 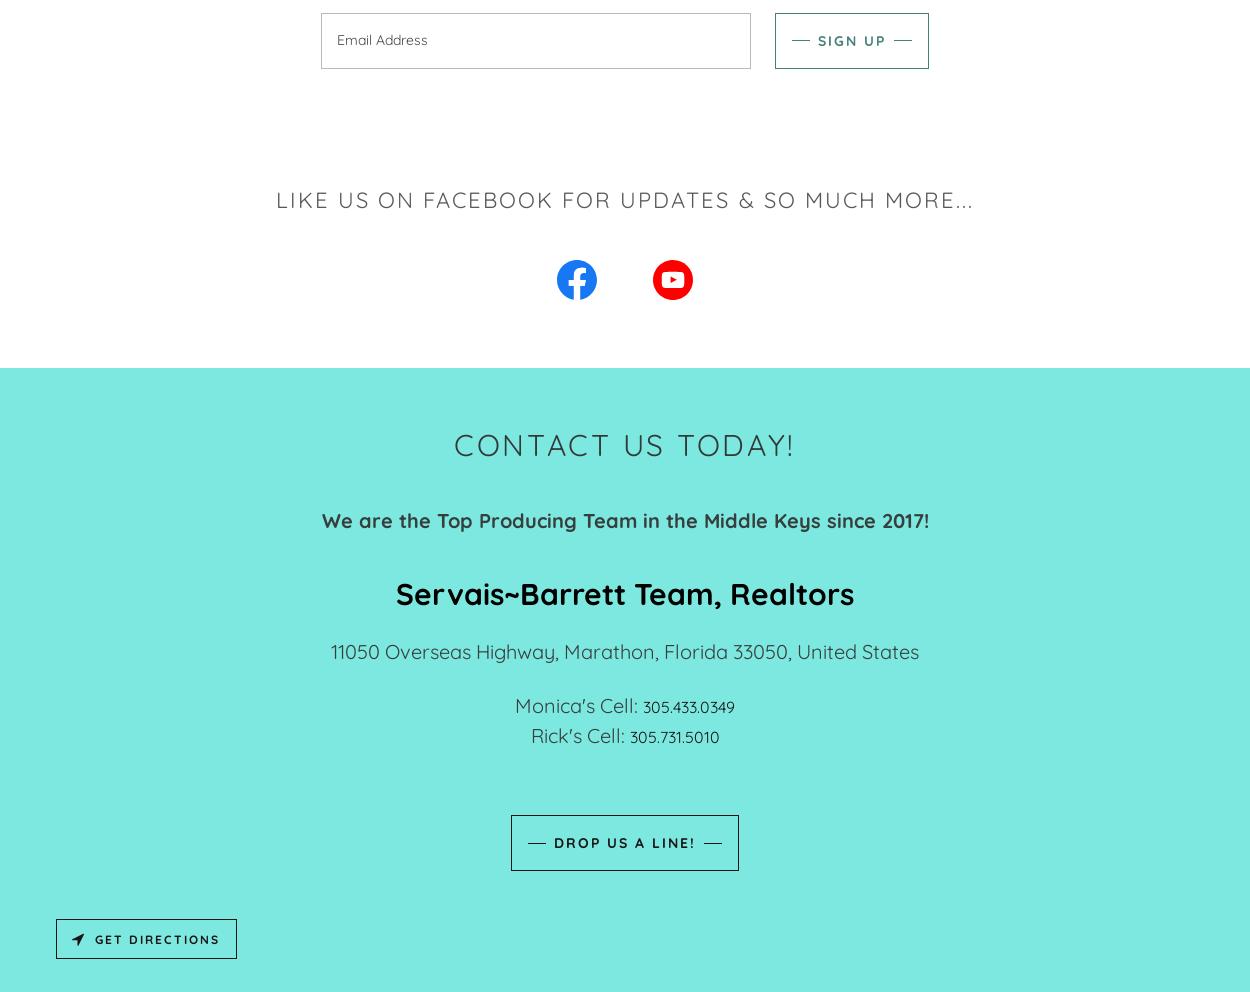 What do you see at coordinates (674, 736) in the screenshot?
I see `'305.731.5010'` at bounding box center [674, 736].